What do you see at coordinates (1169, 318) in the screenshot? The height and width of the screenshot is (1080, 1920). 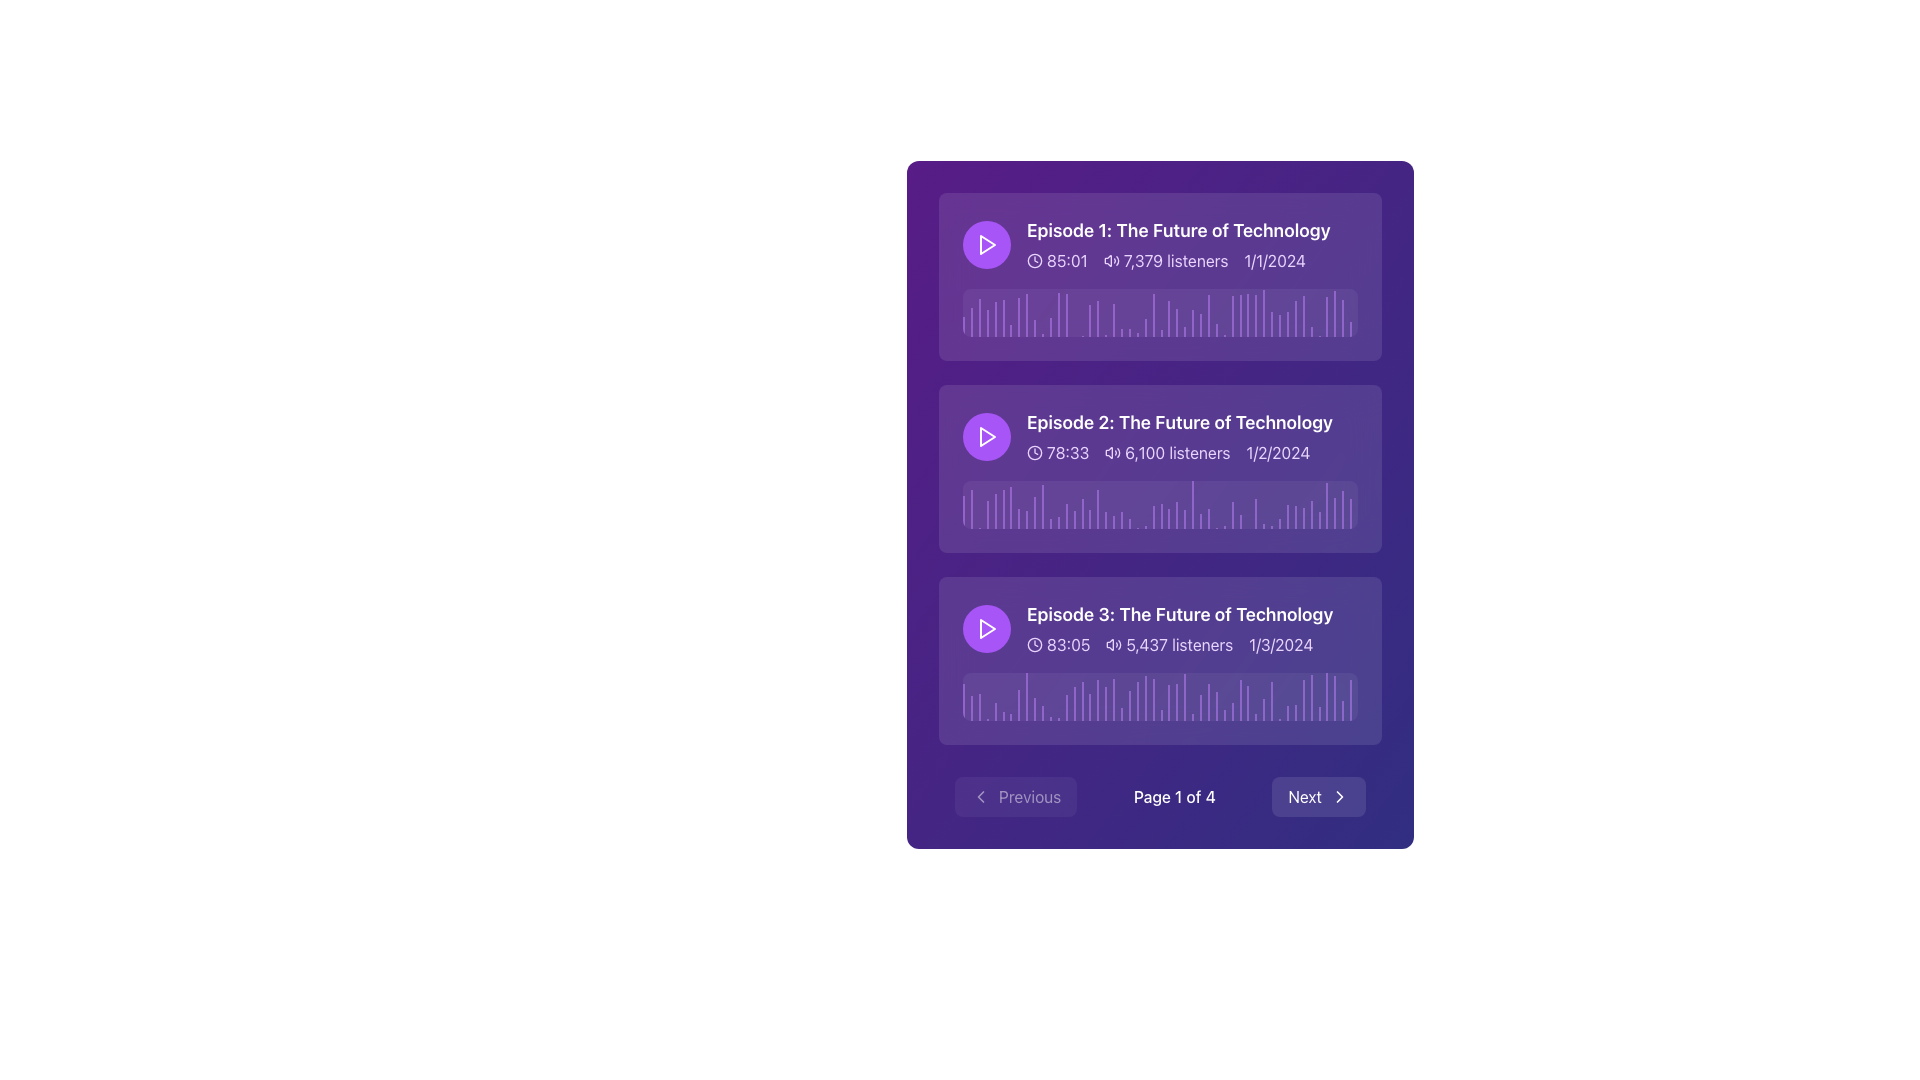 I see `the purple vertical line indicator located in the waveform display area beneath 'Episode 1: The Future of Technology'` at bounding box center [1169, 318].